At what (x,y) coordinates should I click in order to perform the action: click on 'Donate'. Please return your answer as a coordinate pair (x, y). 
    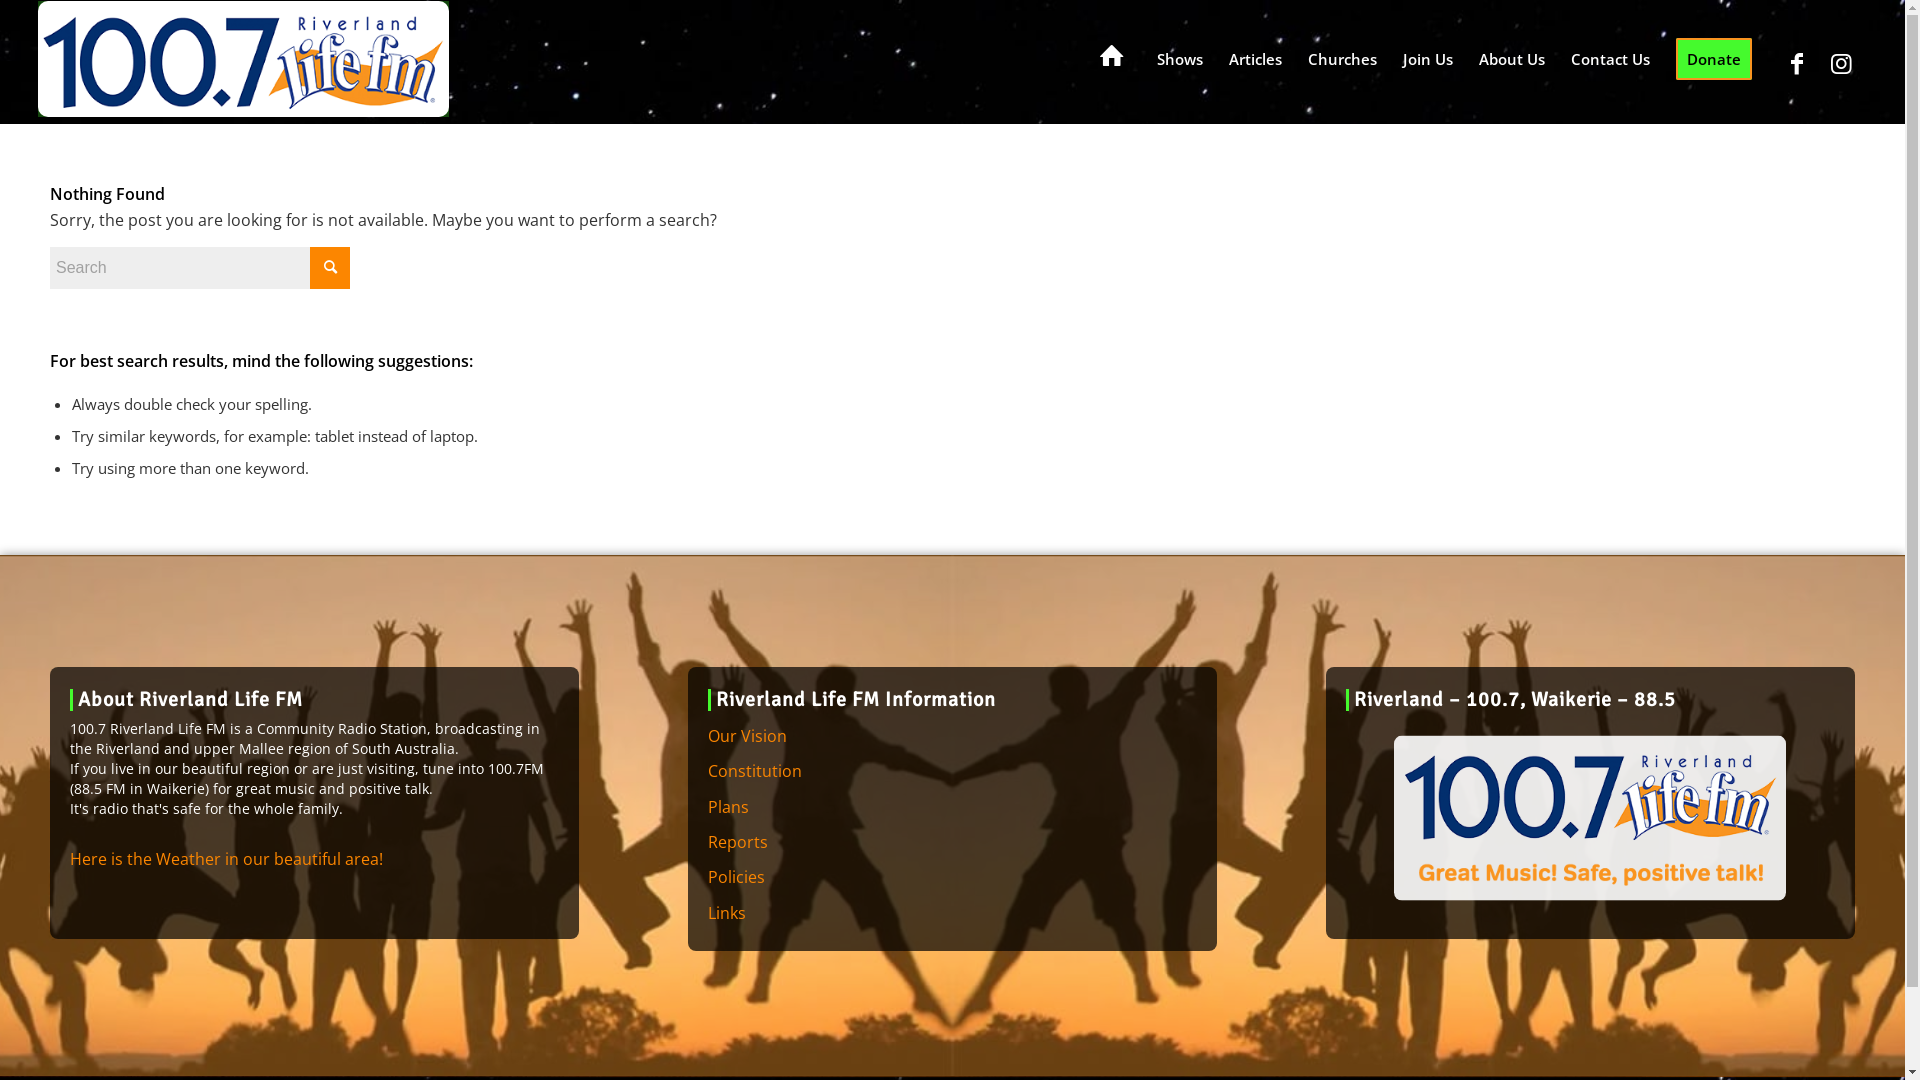
    Looking at the image, I should click on (1662, 57).